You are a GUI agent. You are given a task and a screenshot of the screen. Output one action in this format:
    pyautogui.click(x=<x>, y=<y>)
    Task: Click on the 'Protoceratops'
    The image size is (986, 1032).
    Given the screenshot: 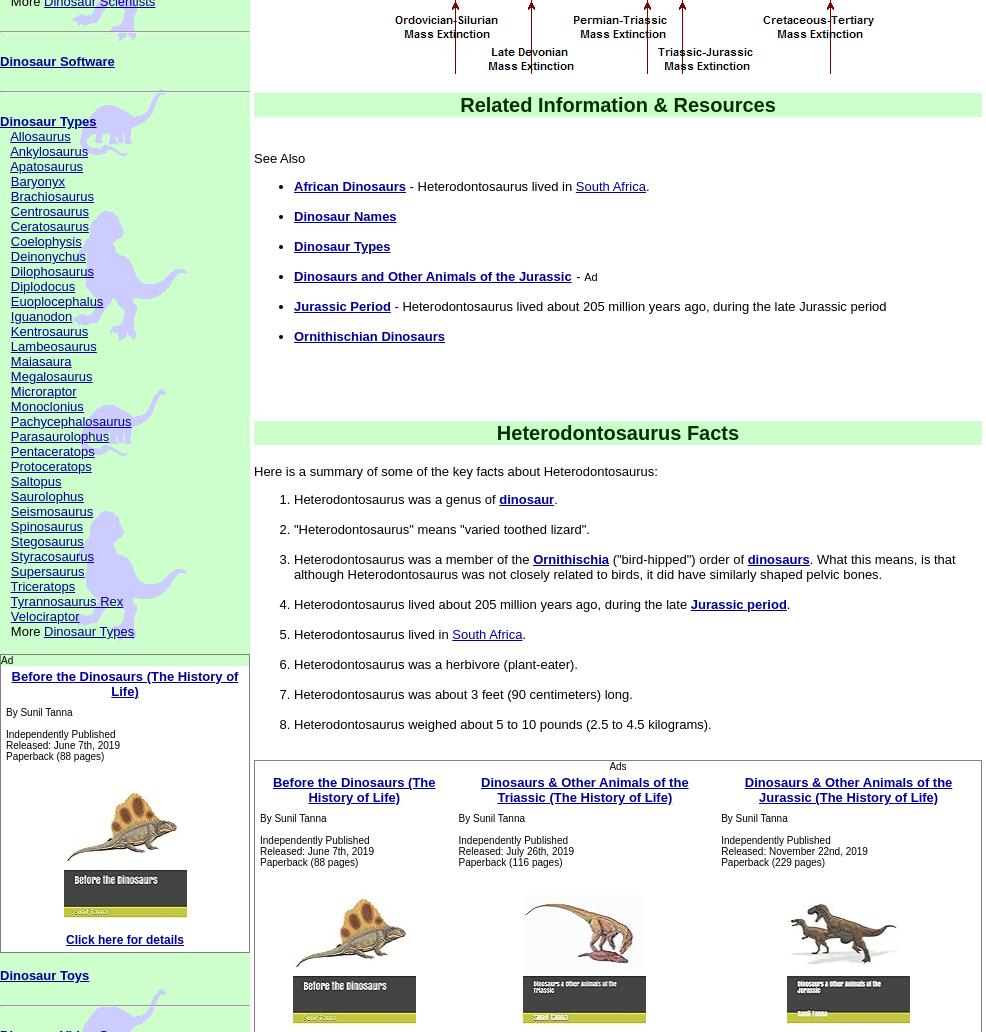 What is the action you would take?
    pyautogui.click(x=49, y=465)
    